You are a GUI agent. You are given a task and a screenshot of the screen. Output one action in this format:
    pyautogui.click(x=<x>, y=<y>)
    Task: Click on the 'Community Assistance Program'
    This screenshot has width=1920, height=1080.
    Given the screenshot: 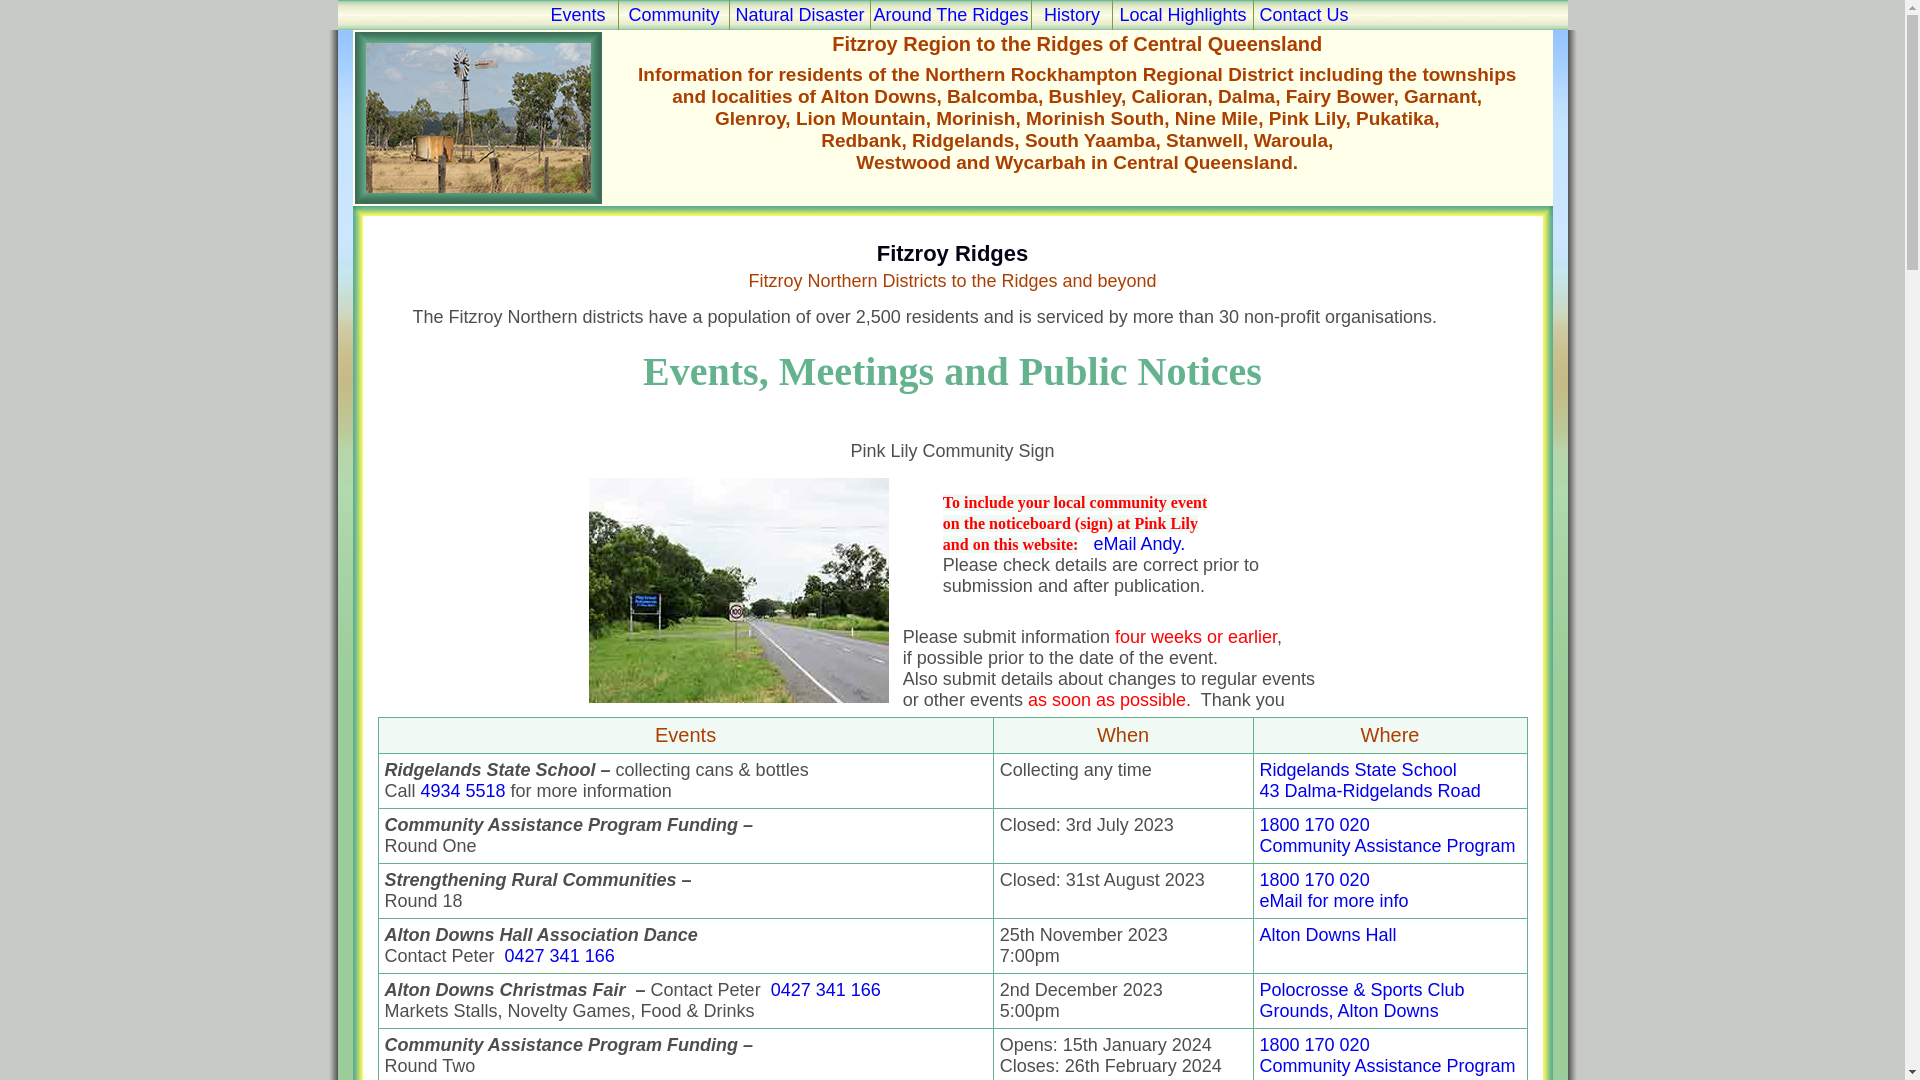 What is the action you would take?
    pyautogui.click(x=1386, y=845)
    